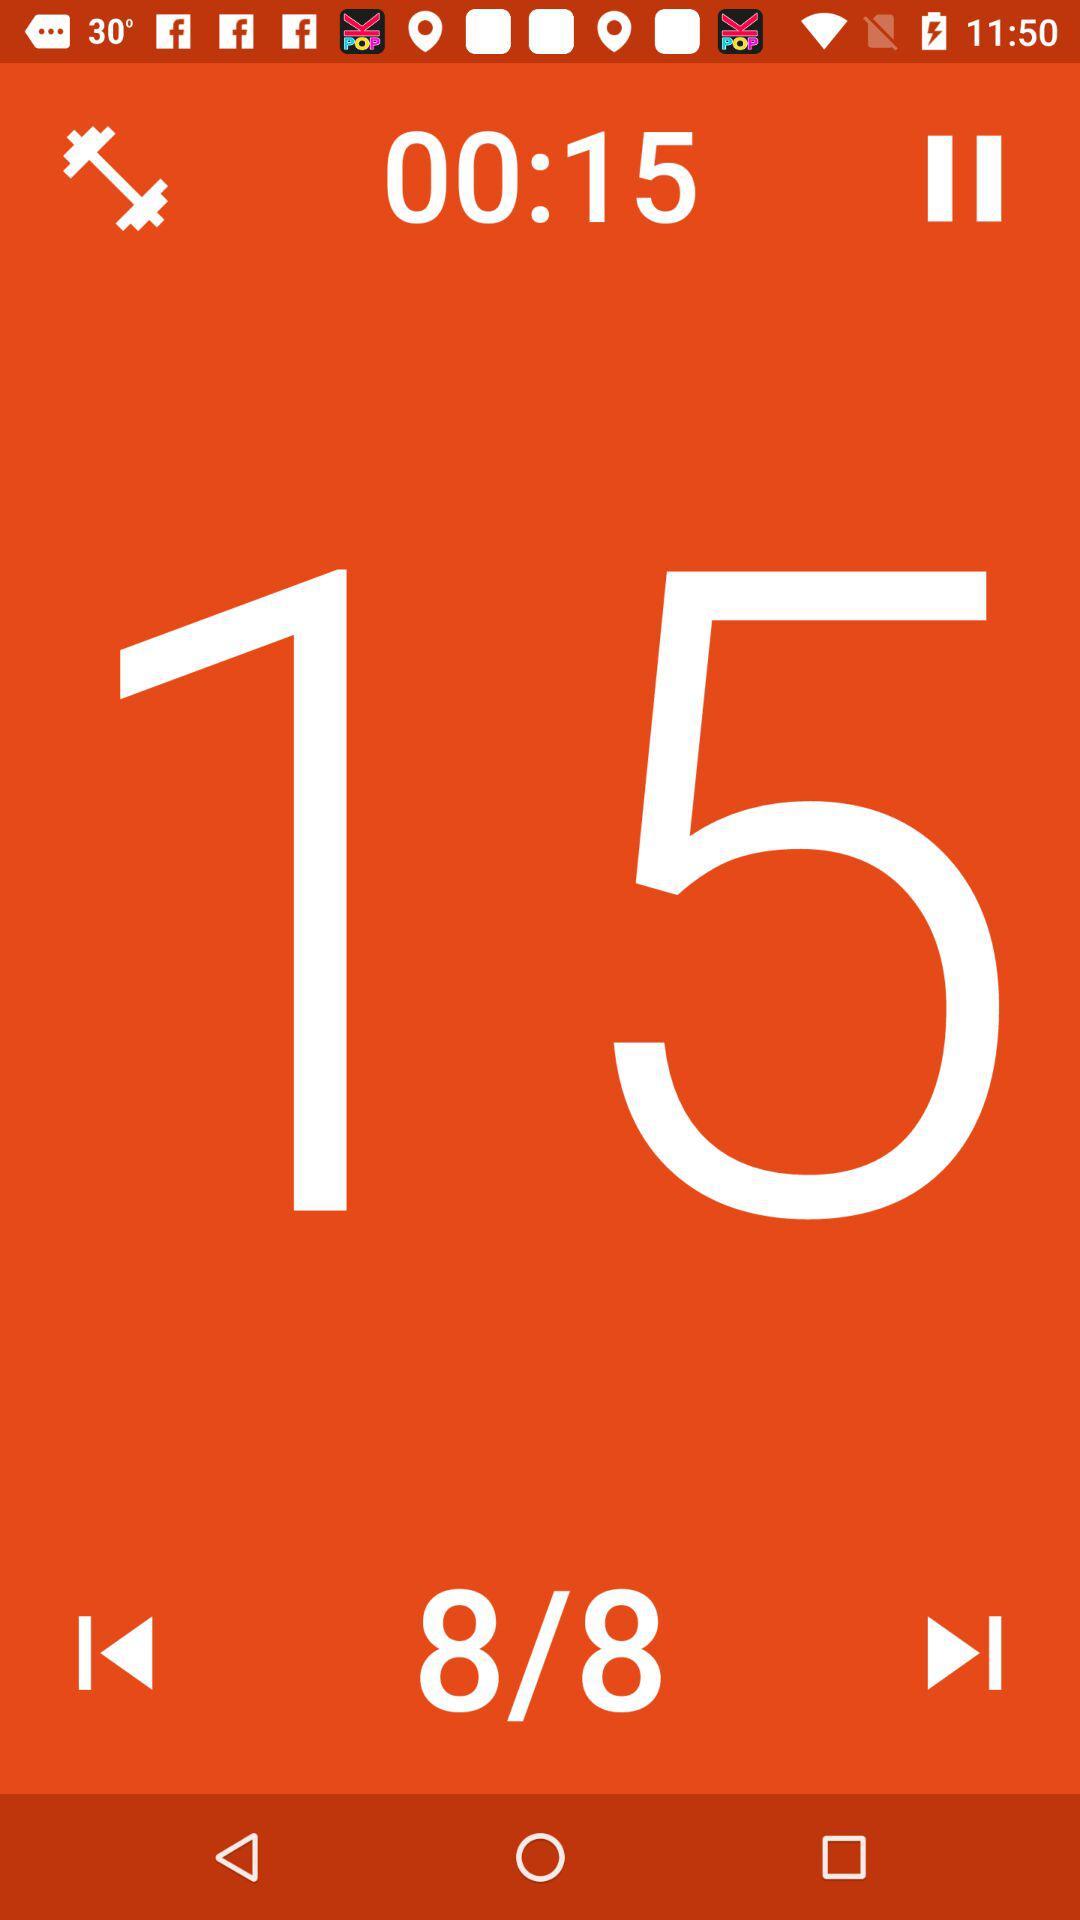  I want to click on item next to 8/8, so click(115, 1652).